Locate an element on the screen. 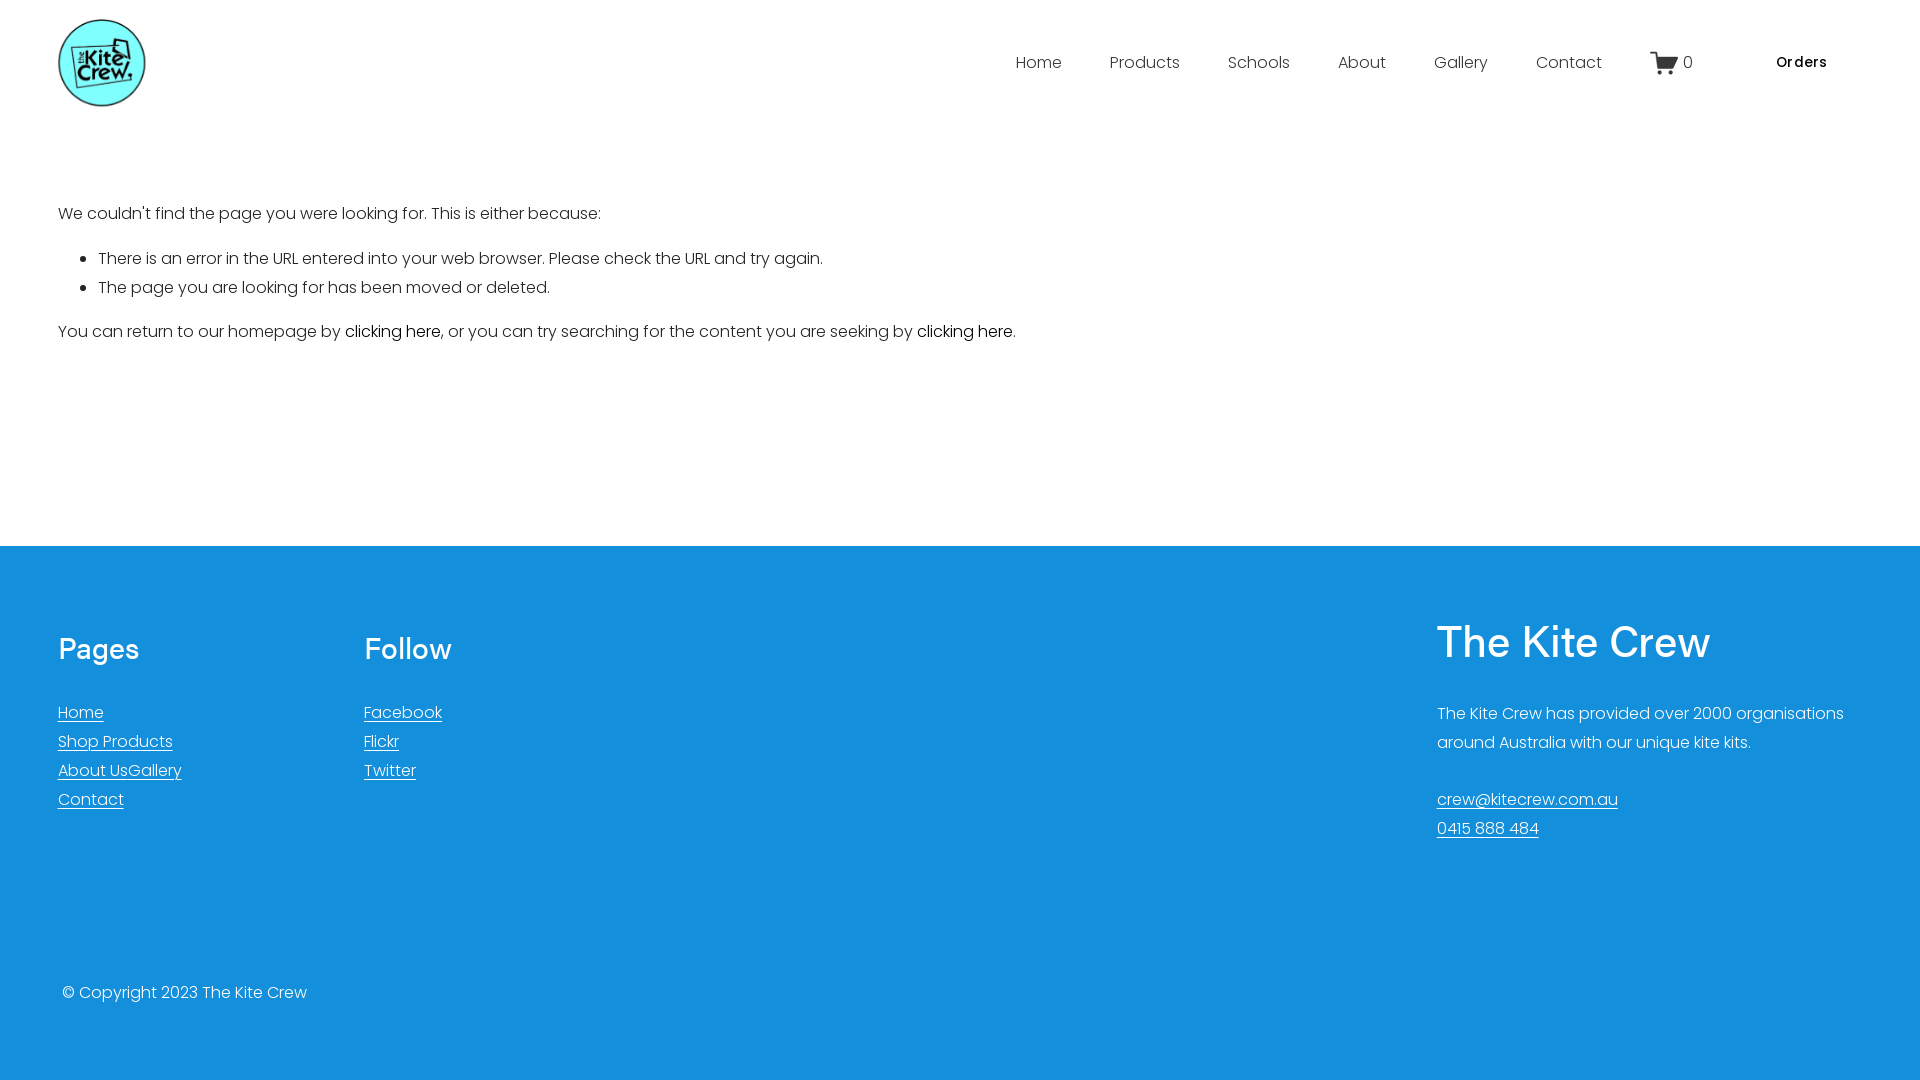 Image resolution: width=1920 pixels, height=1080 pixels. 'Shop Products' is located at coordinates (114, 742).